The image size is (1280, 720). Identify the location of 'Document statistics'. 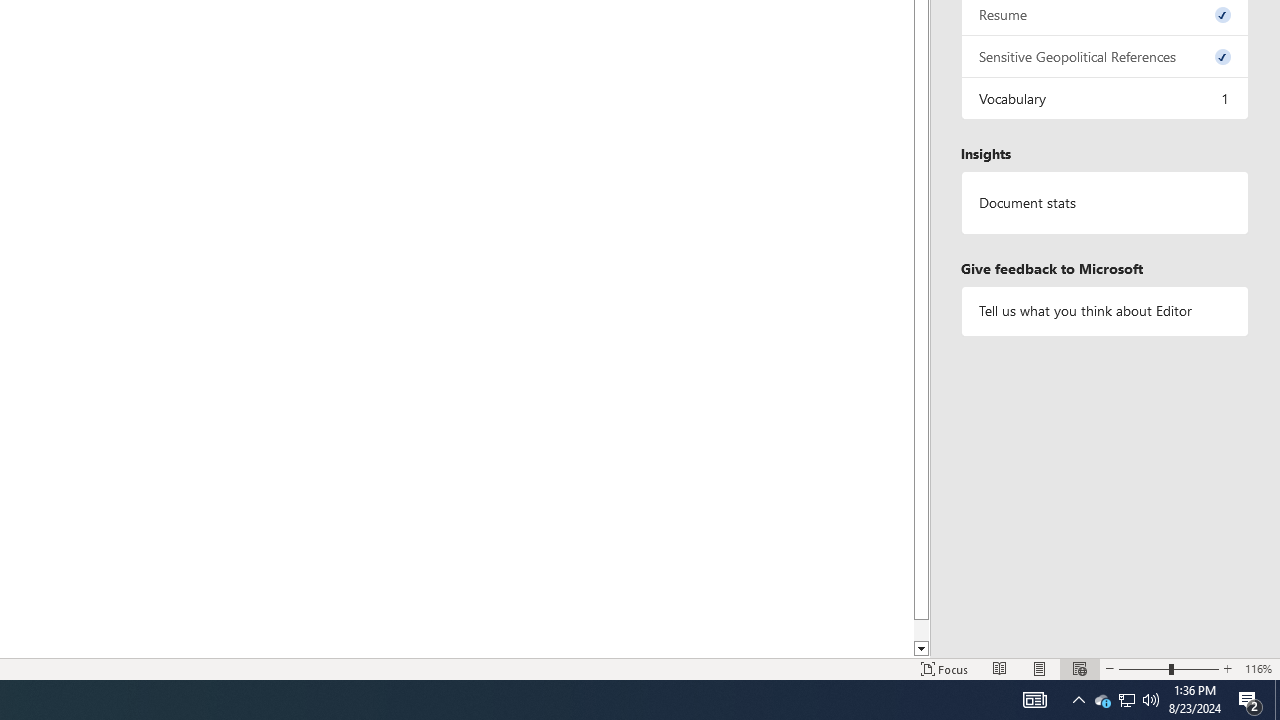
(1104, 203).